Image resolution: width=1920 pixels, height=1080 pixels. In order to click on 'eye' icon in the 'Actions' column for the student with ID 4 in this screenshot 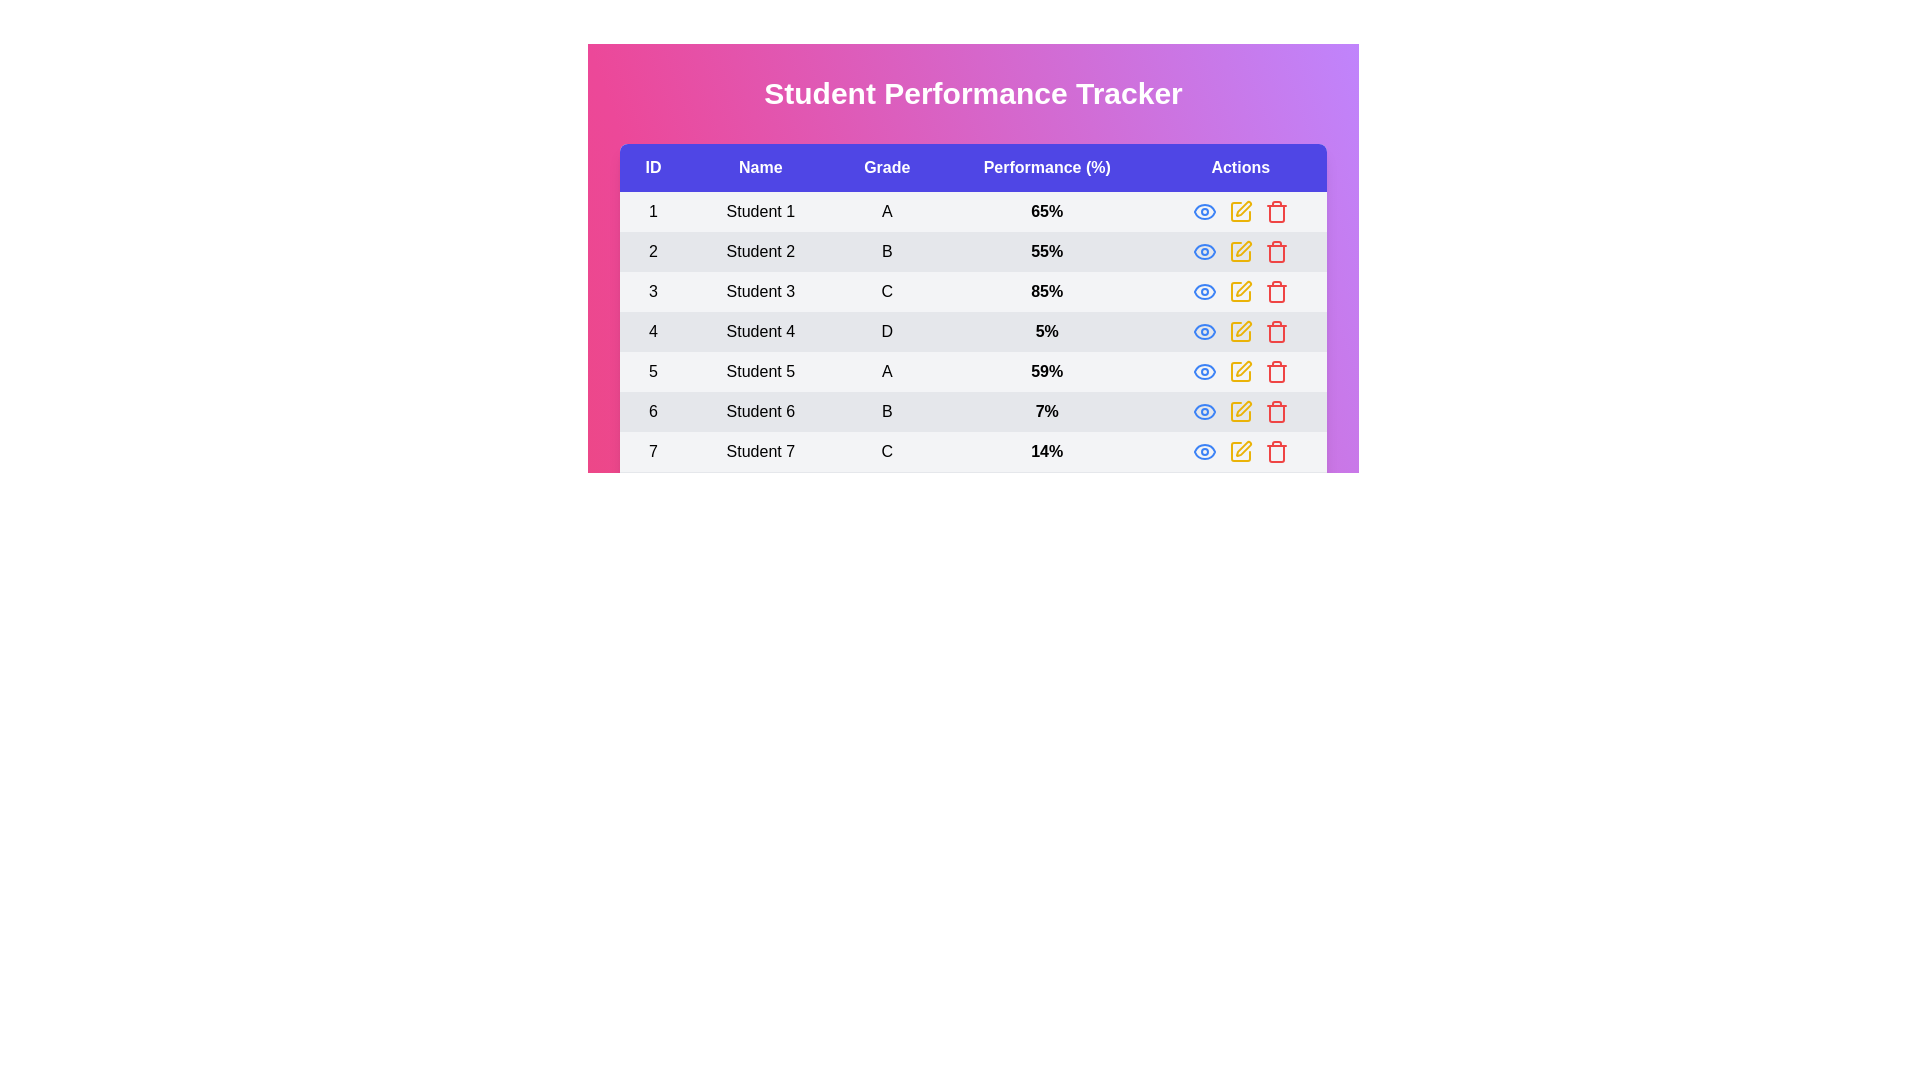, I will do `click(1203, 330)`.